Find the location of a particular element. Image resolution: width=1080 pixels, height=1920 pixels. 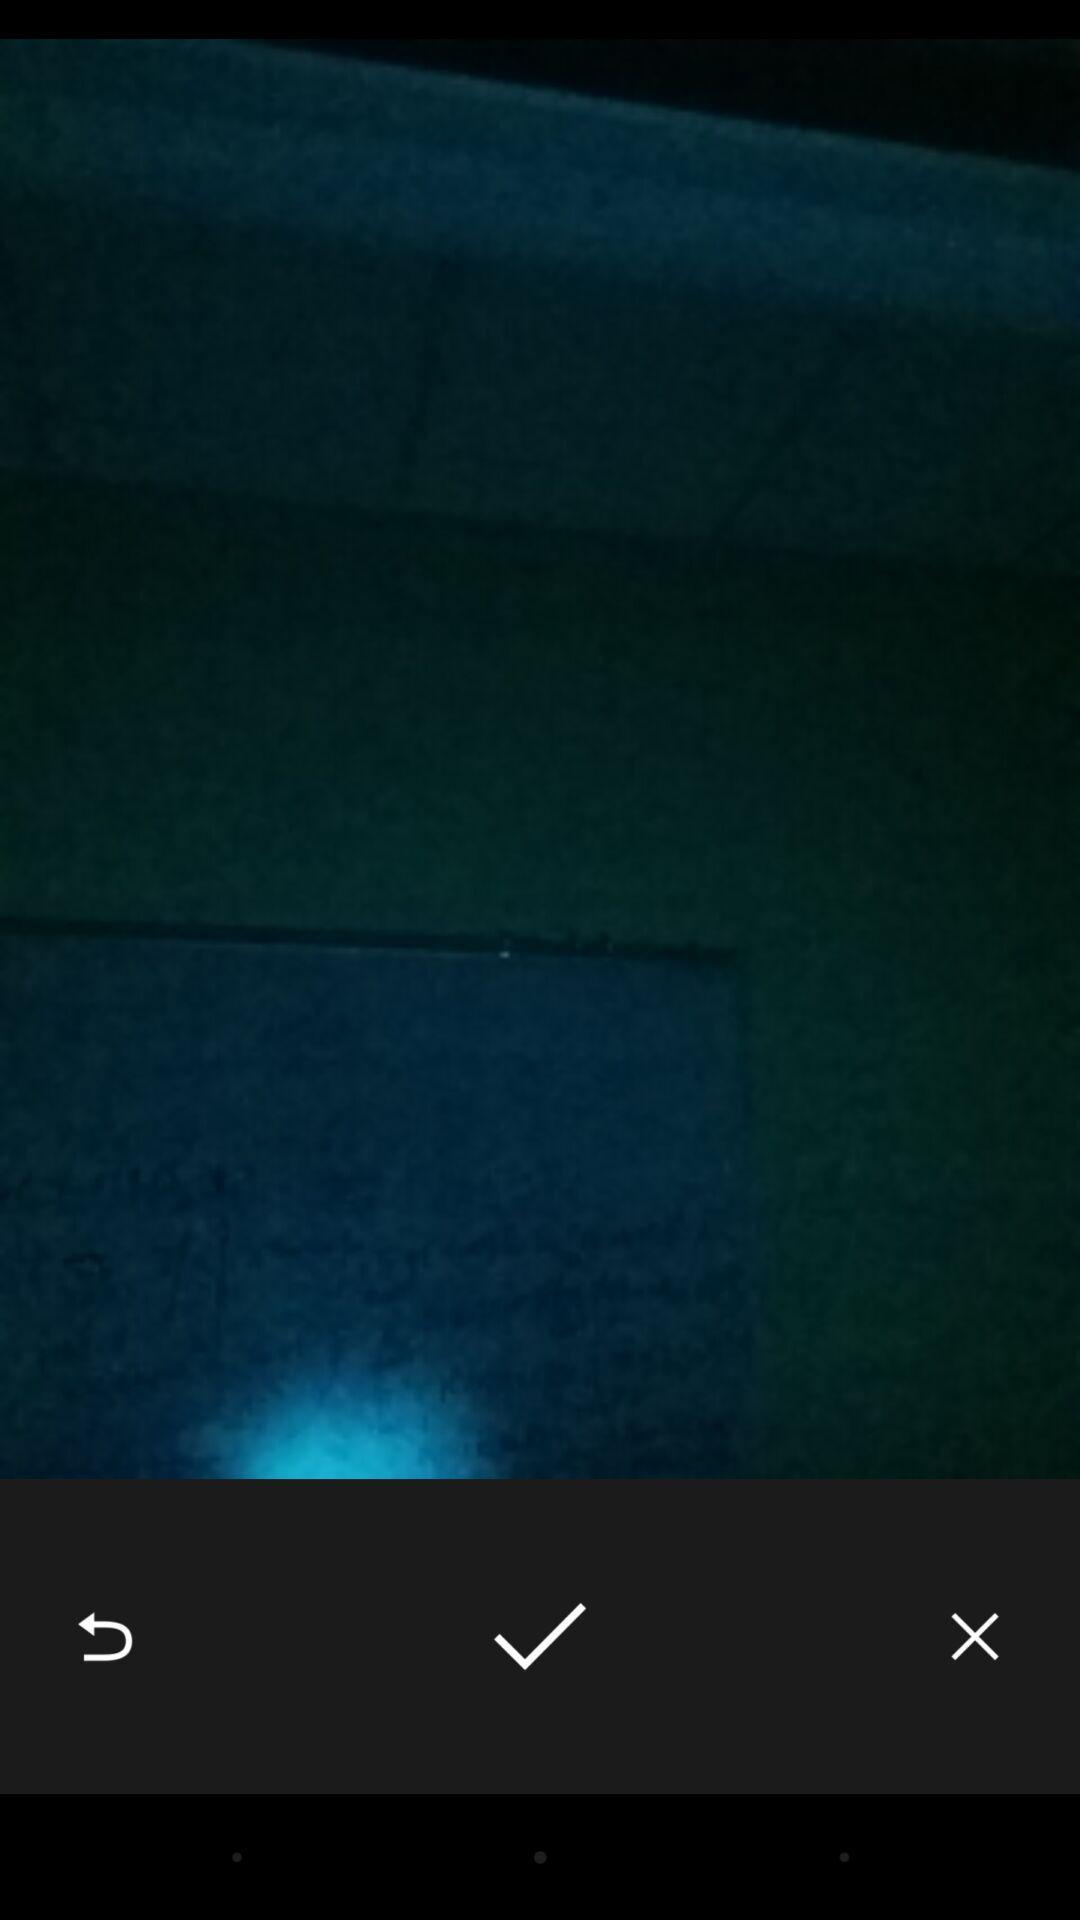

the item at the bottom left corner is located at coordinates (104, 1636).